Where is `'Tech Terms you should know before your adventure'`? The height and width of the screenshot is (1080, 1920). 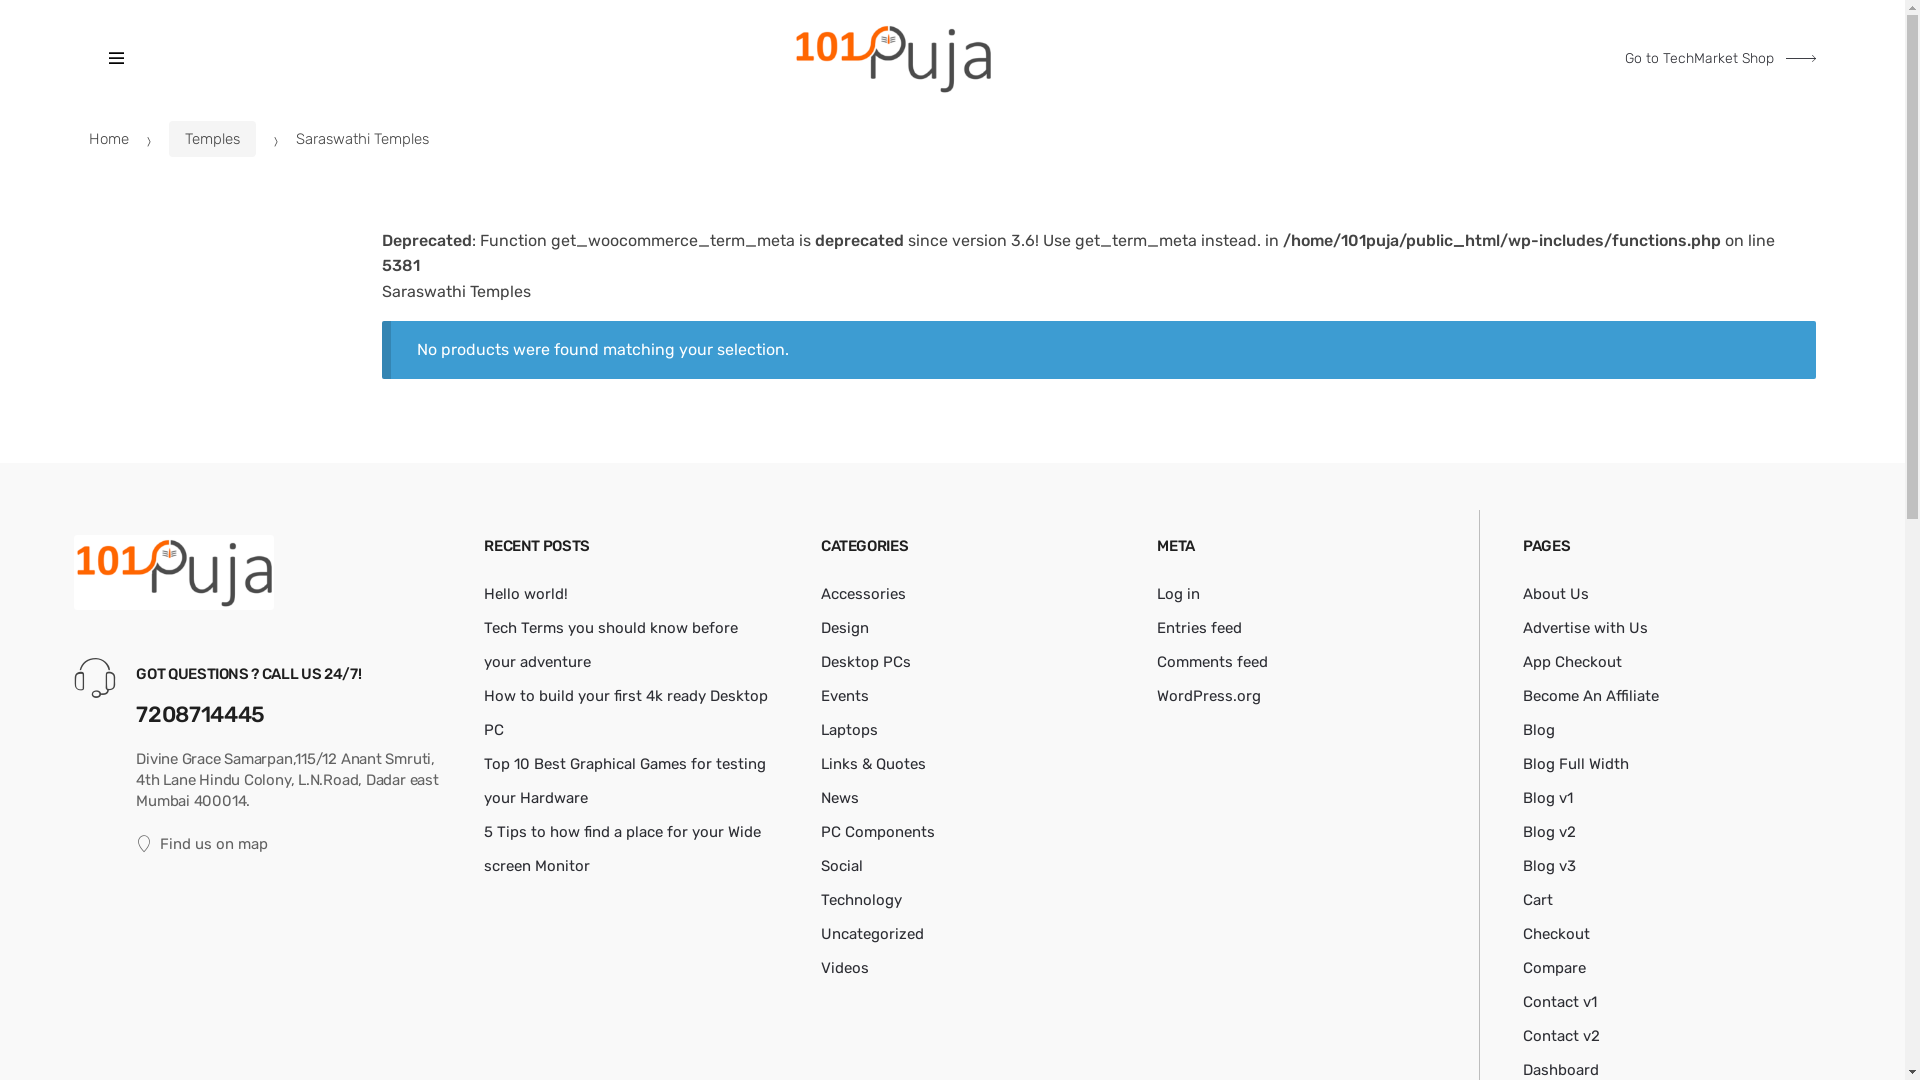 'Tech Terms you should know before your adventure' is located at coordinates (484, 644).